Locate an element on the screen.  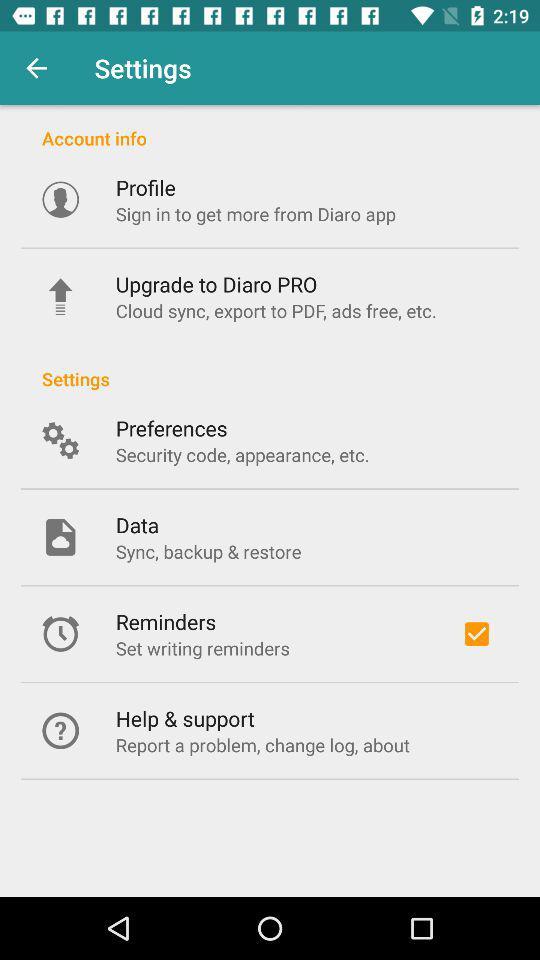
the sign in to item is located at coordinates (255, 214).